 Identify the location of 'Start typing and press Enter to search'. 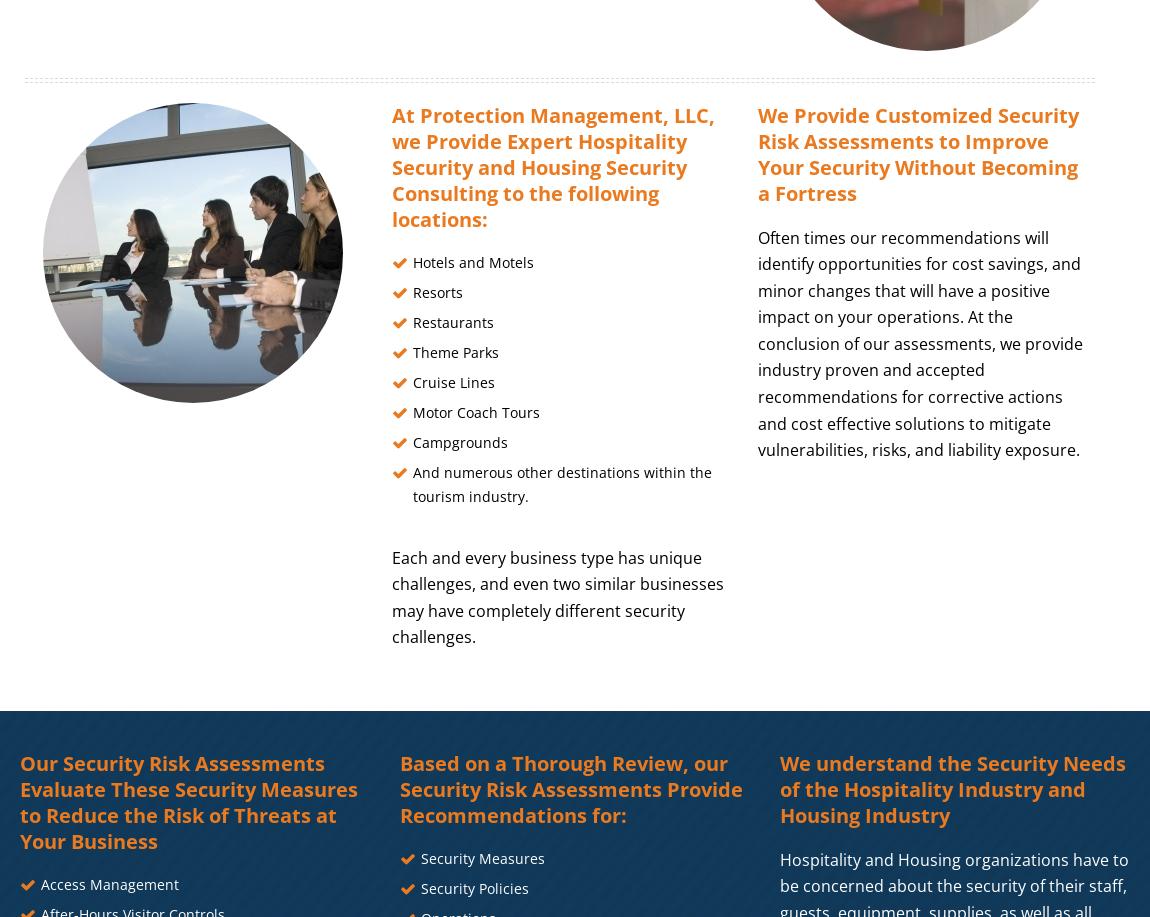
(405, 23).